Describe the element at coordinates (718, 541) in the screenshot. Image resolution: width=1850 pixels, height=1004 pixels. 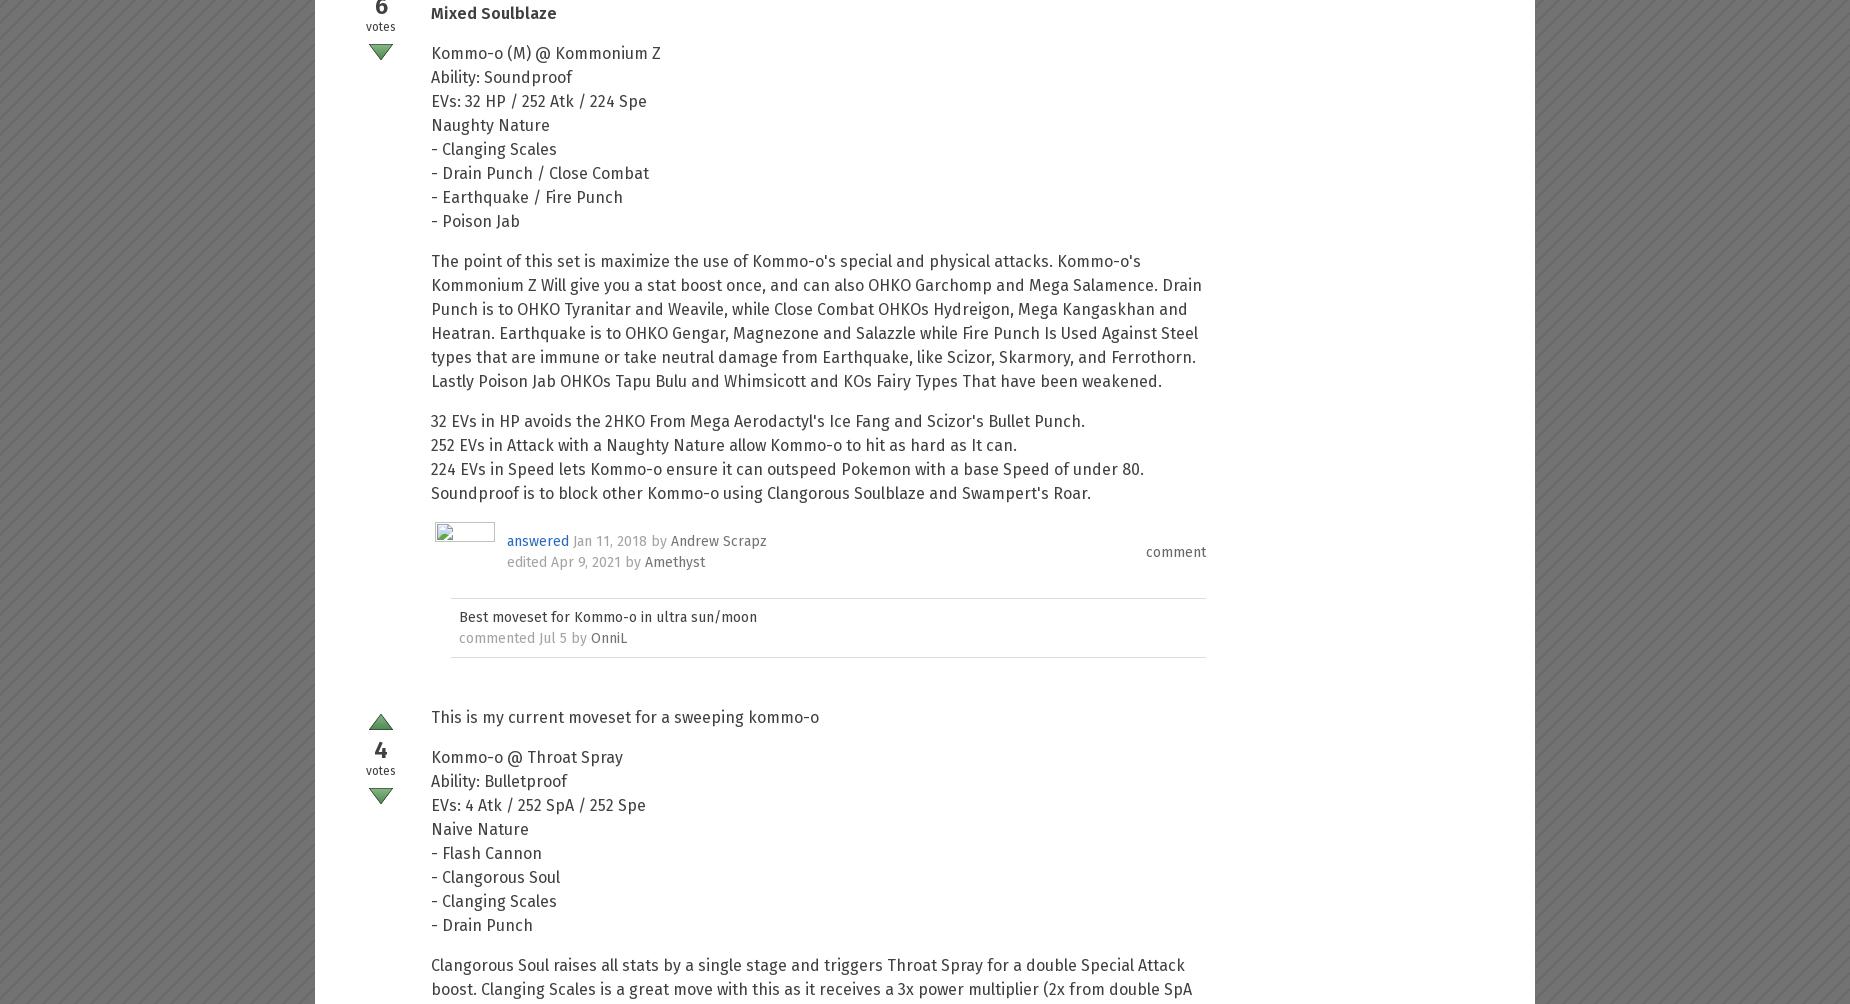
I see `'Andrew Scrapz'` at that location.